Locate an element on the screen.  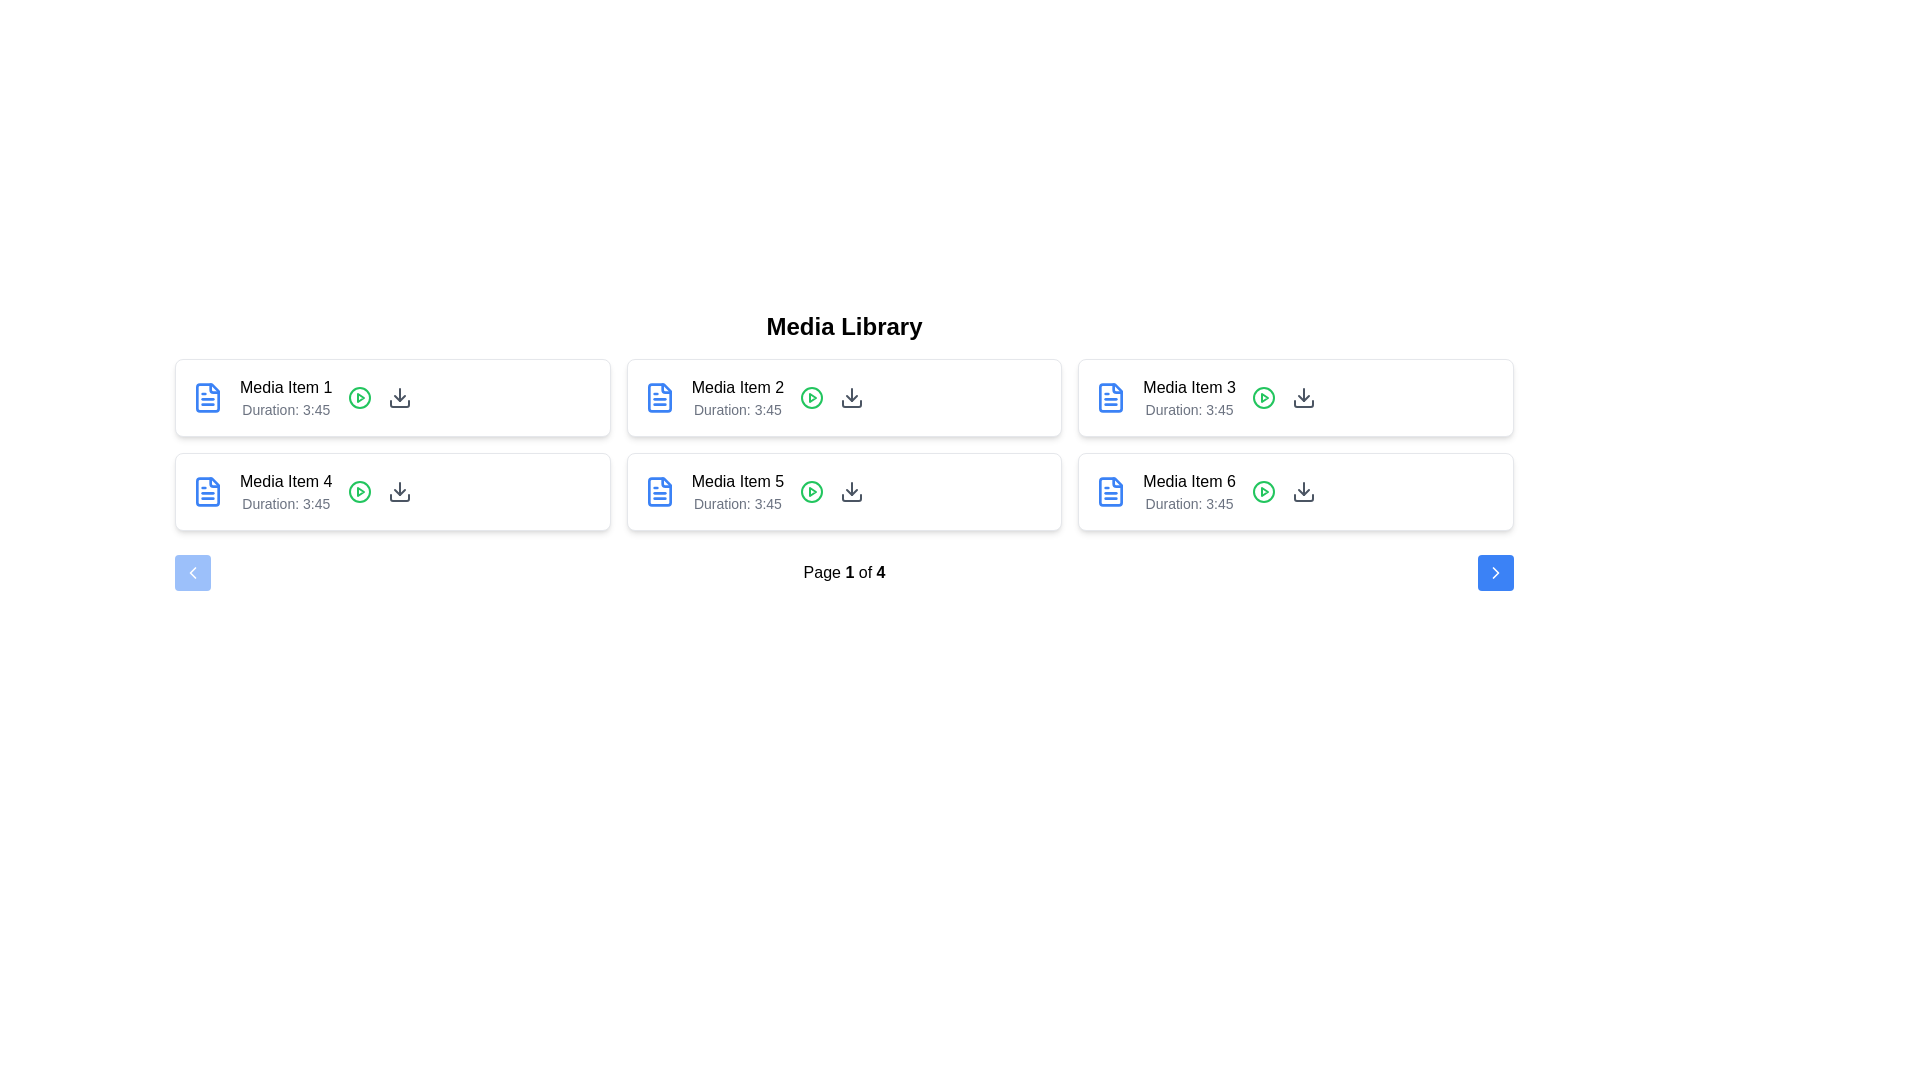
the bold number '1' which is part of the page indicator showing 'Page 1 of 4' is located at coordinates (849, 572).